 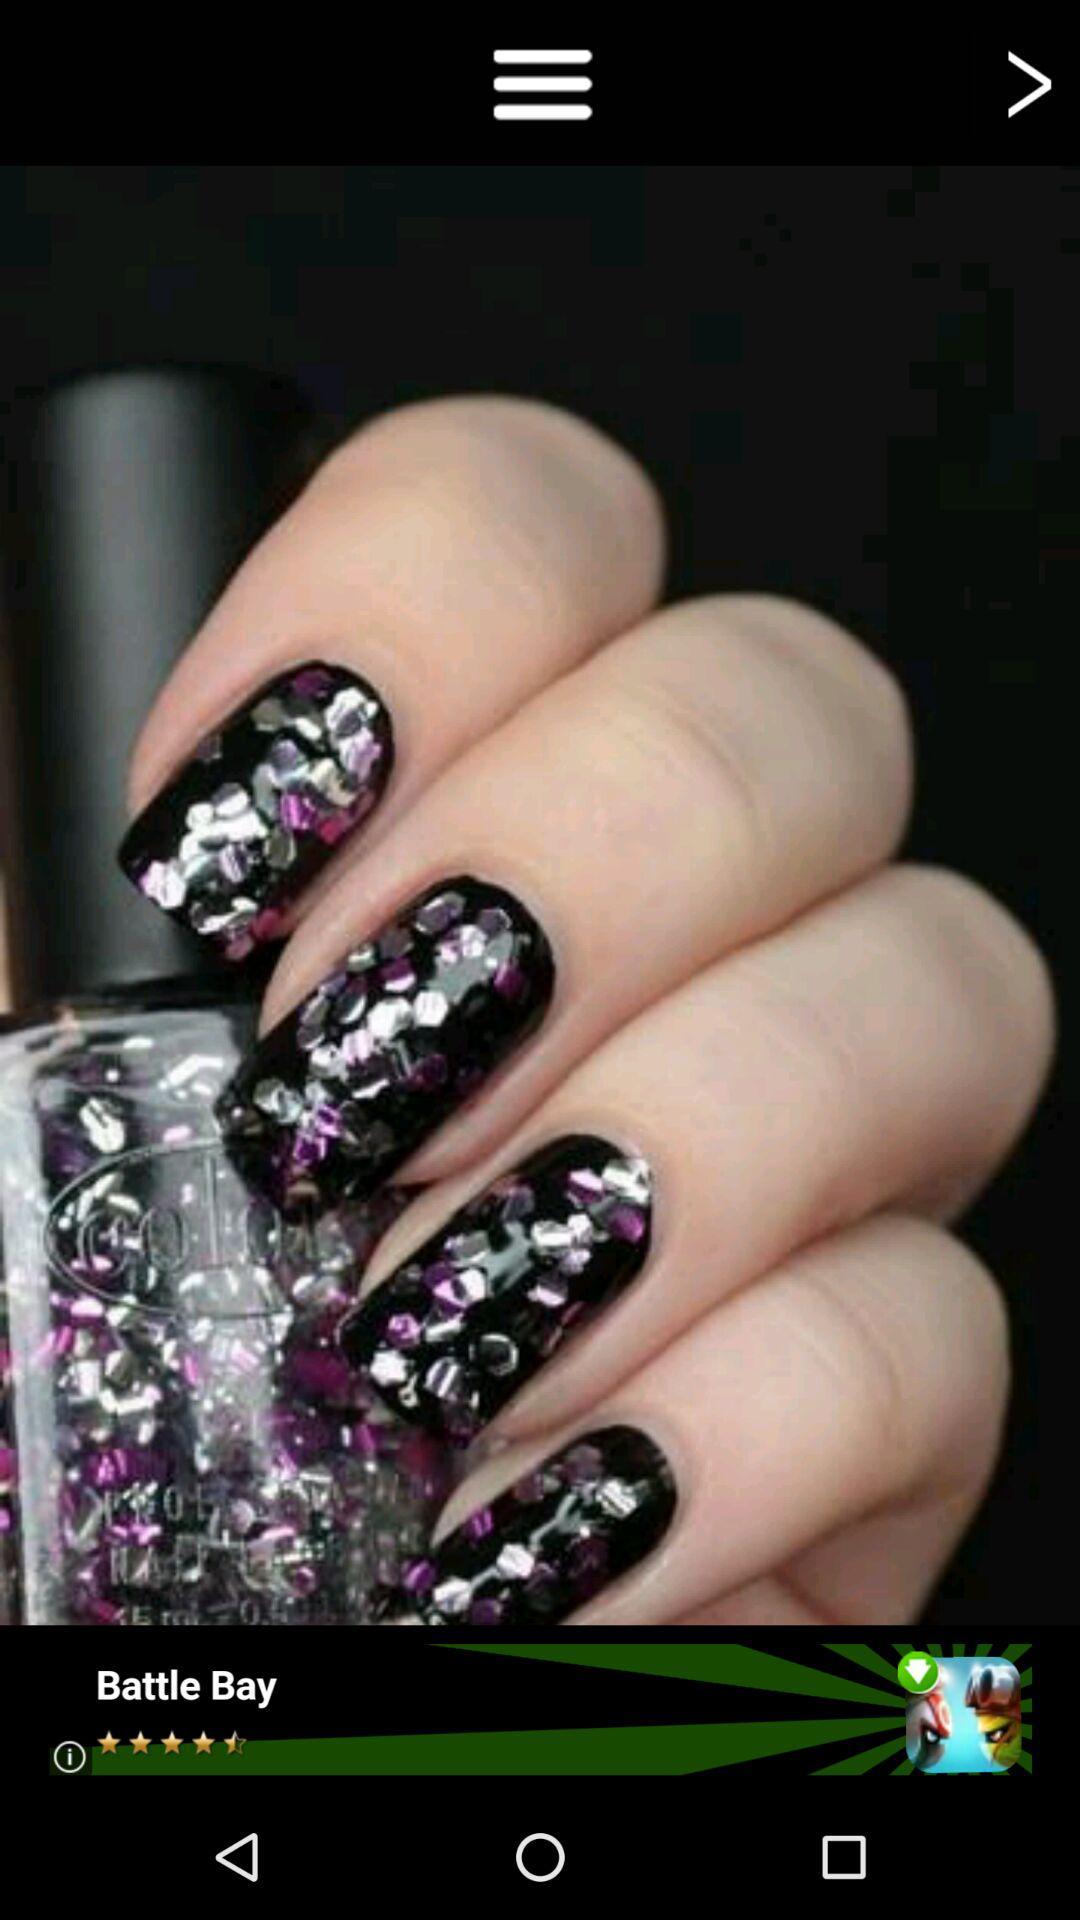 What do you see at coordinates (538, 1708) in the screenshot?
I see `icon at the bottom` at bounding box center [538, 1708].